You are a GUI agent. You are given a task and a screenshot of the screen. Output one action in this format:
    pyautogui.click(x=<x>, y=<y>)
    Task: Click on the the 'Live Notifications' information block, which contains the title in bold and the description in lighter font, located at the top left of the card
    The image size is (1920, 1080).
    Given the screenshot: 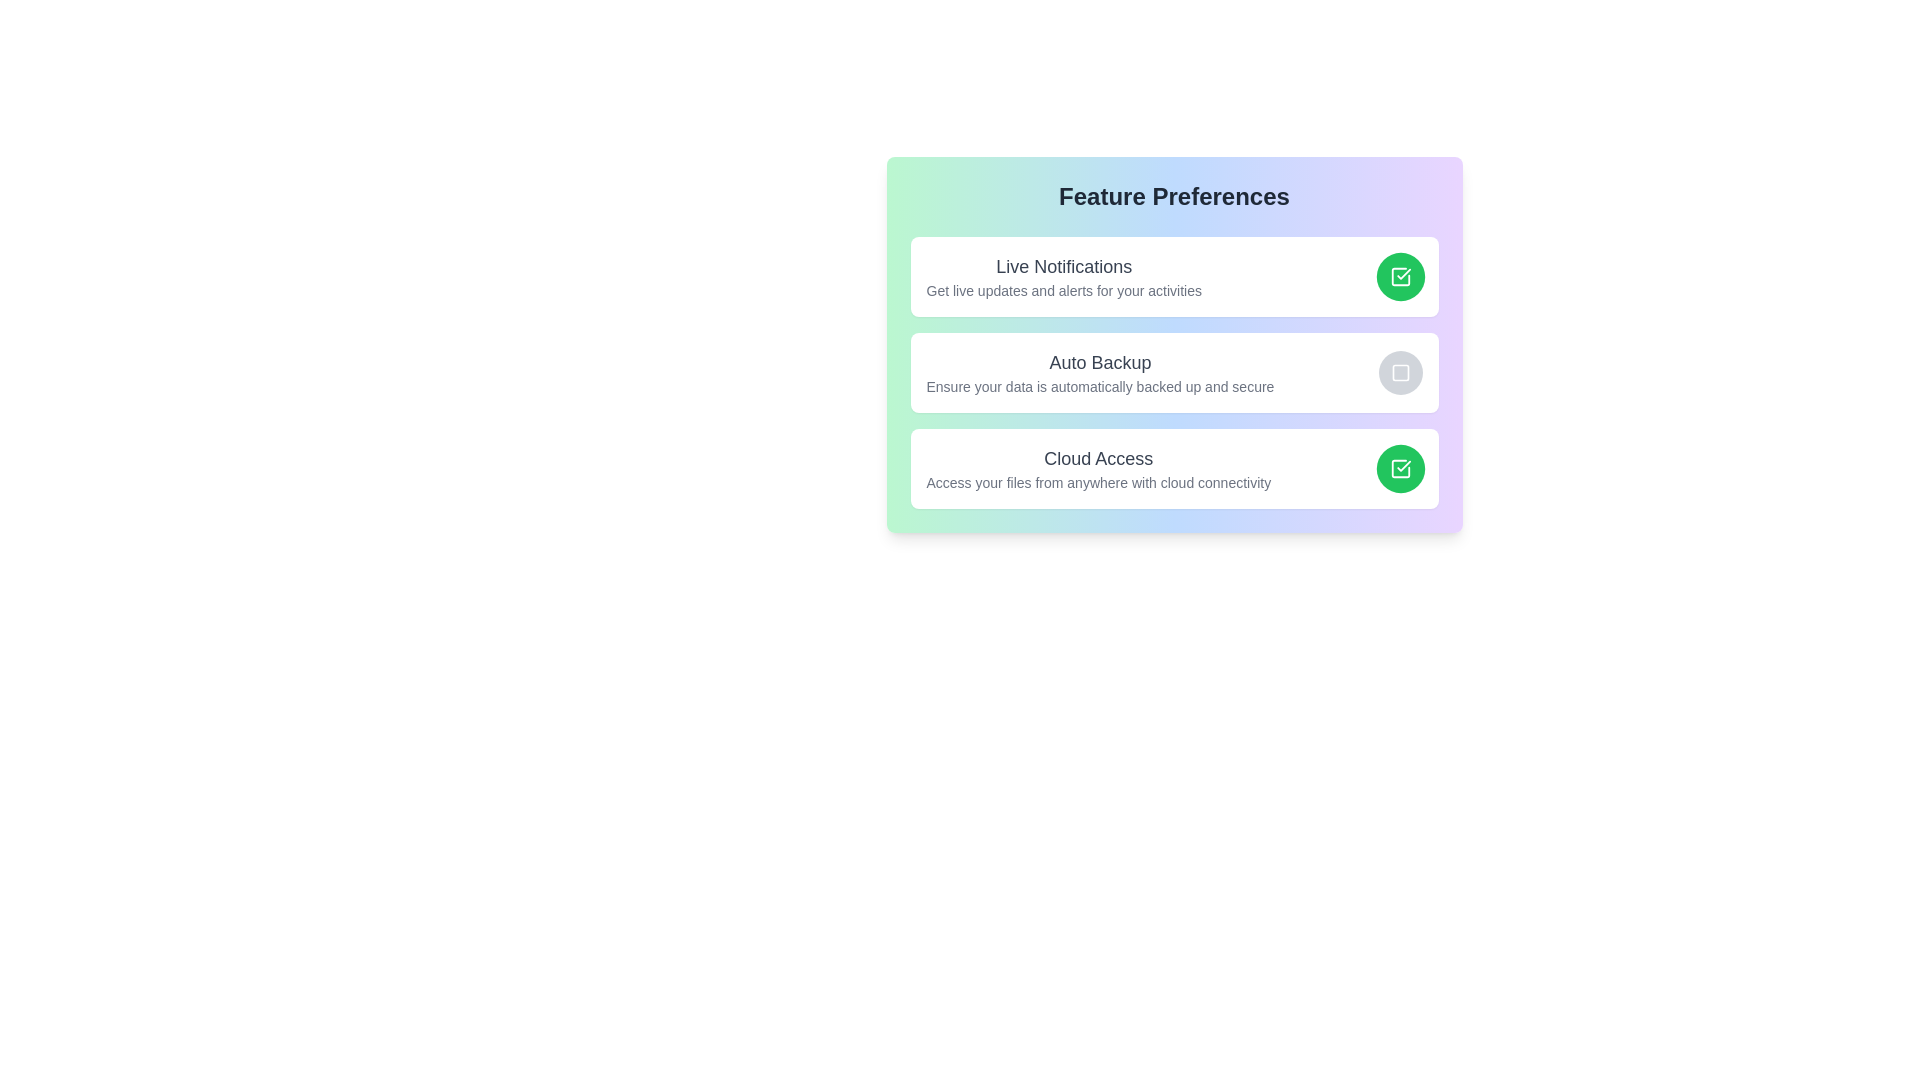 What is the action you would take?
    pyautogui.click(x=1063, y=277)
    